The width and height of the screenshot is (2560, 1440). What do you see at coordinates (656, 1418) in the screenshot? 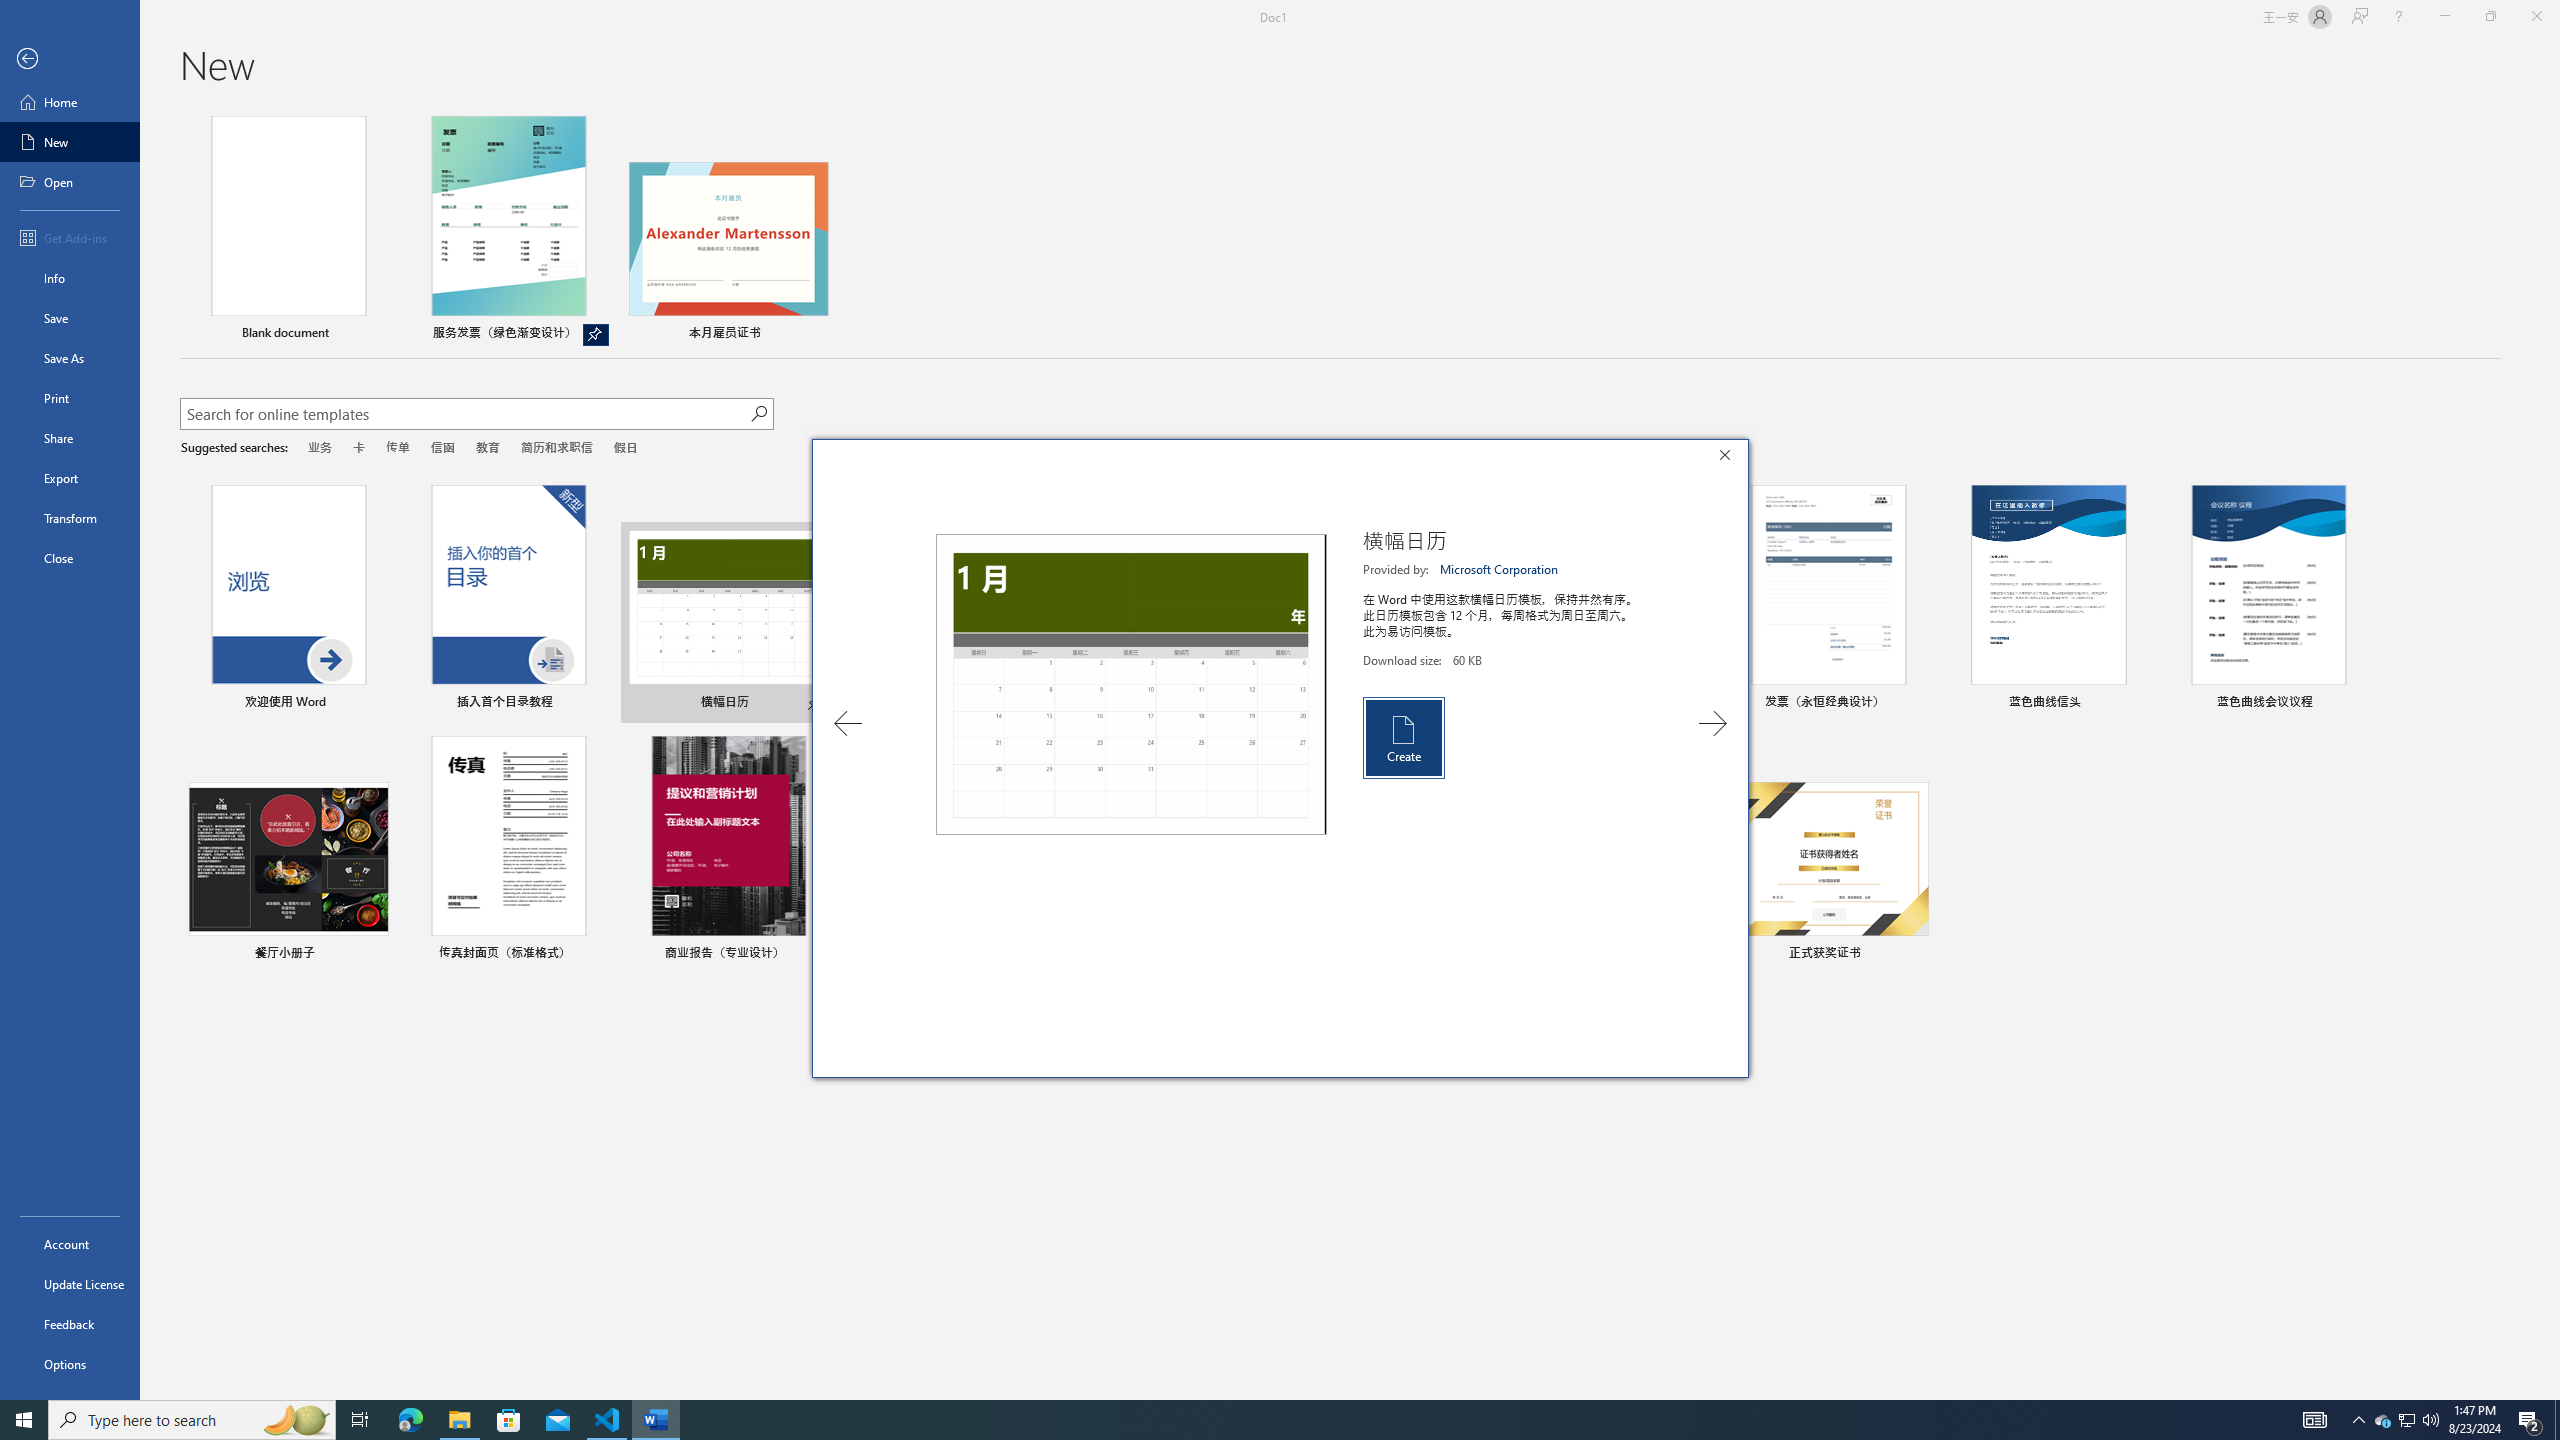
I see `'Word - 1 running window'` at bounding box center [656, 1418].